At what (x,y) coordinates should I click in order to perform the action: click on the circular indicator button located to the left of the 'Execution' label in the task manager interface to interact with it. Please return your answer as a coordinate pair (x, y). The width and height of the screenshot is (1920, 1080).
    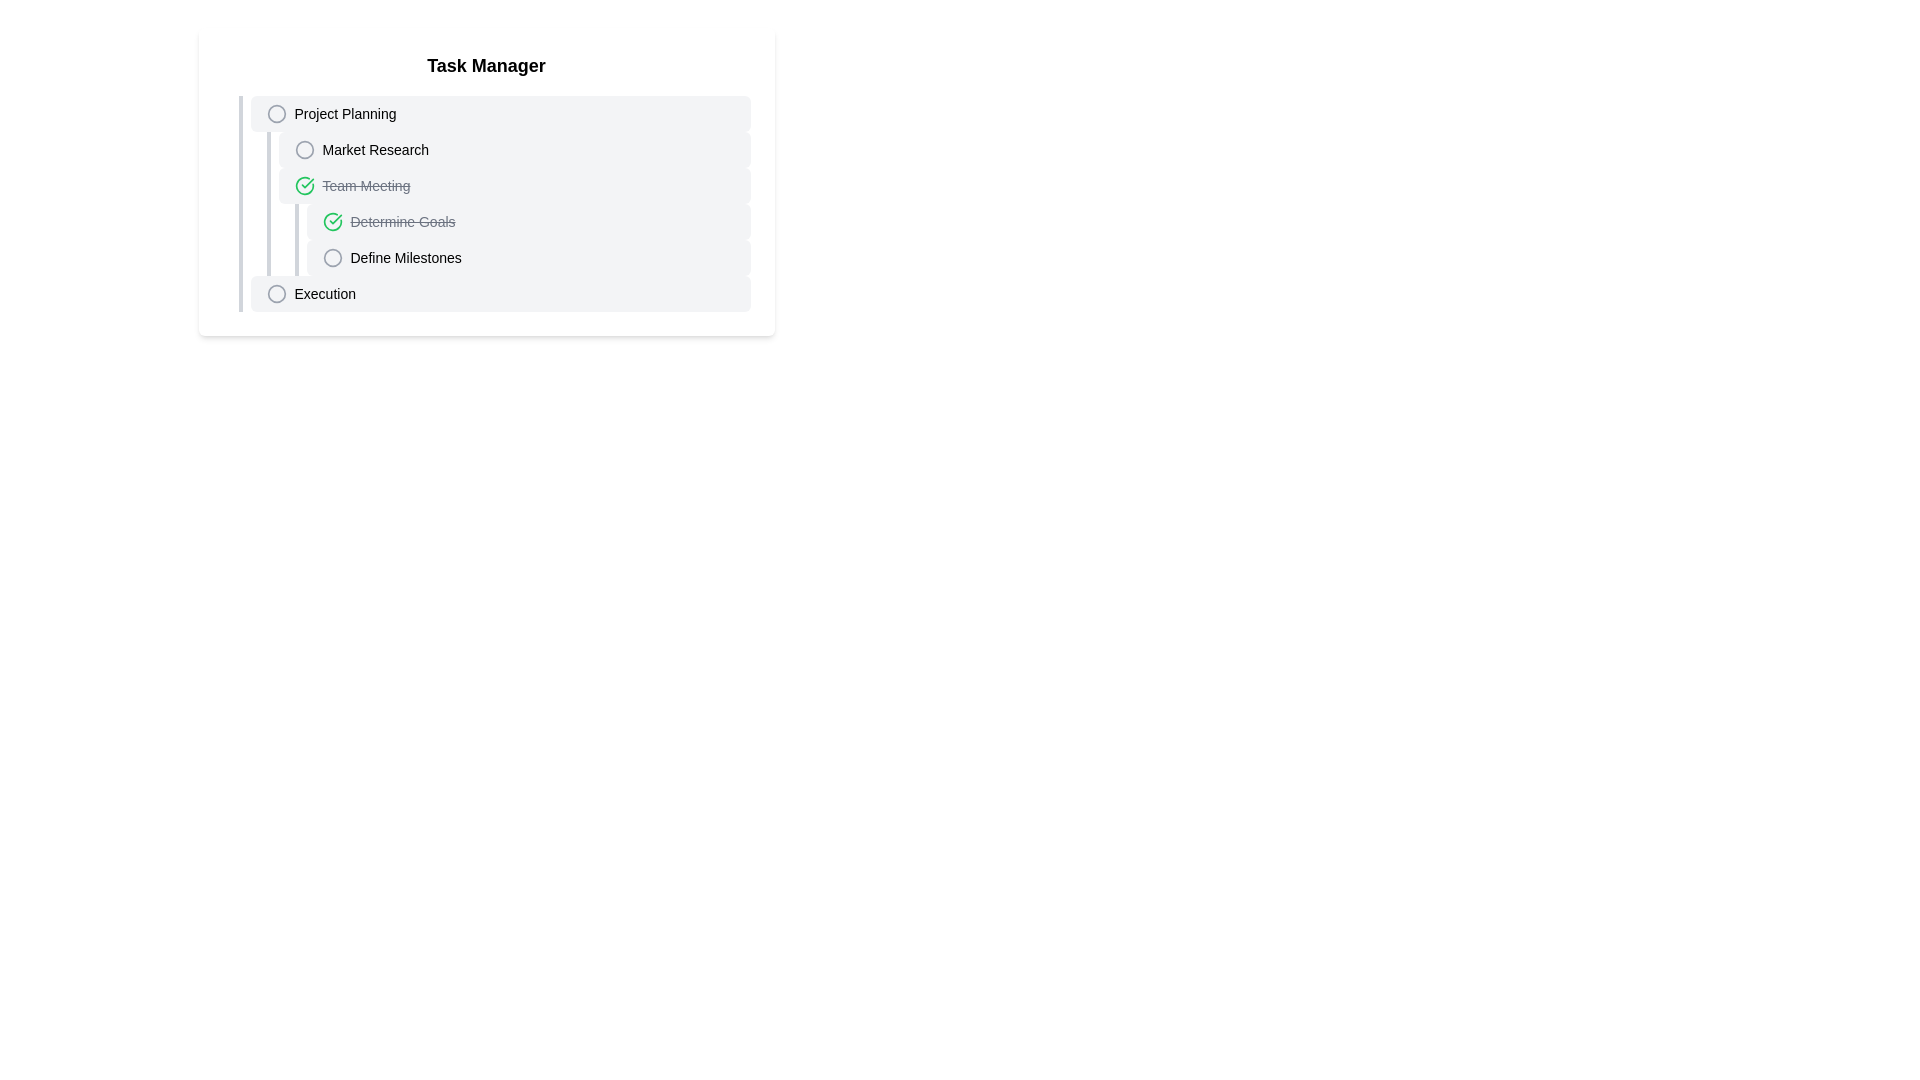
    Looking at the image, I should click on (275, 293).